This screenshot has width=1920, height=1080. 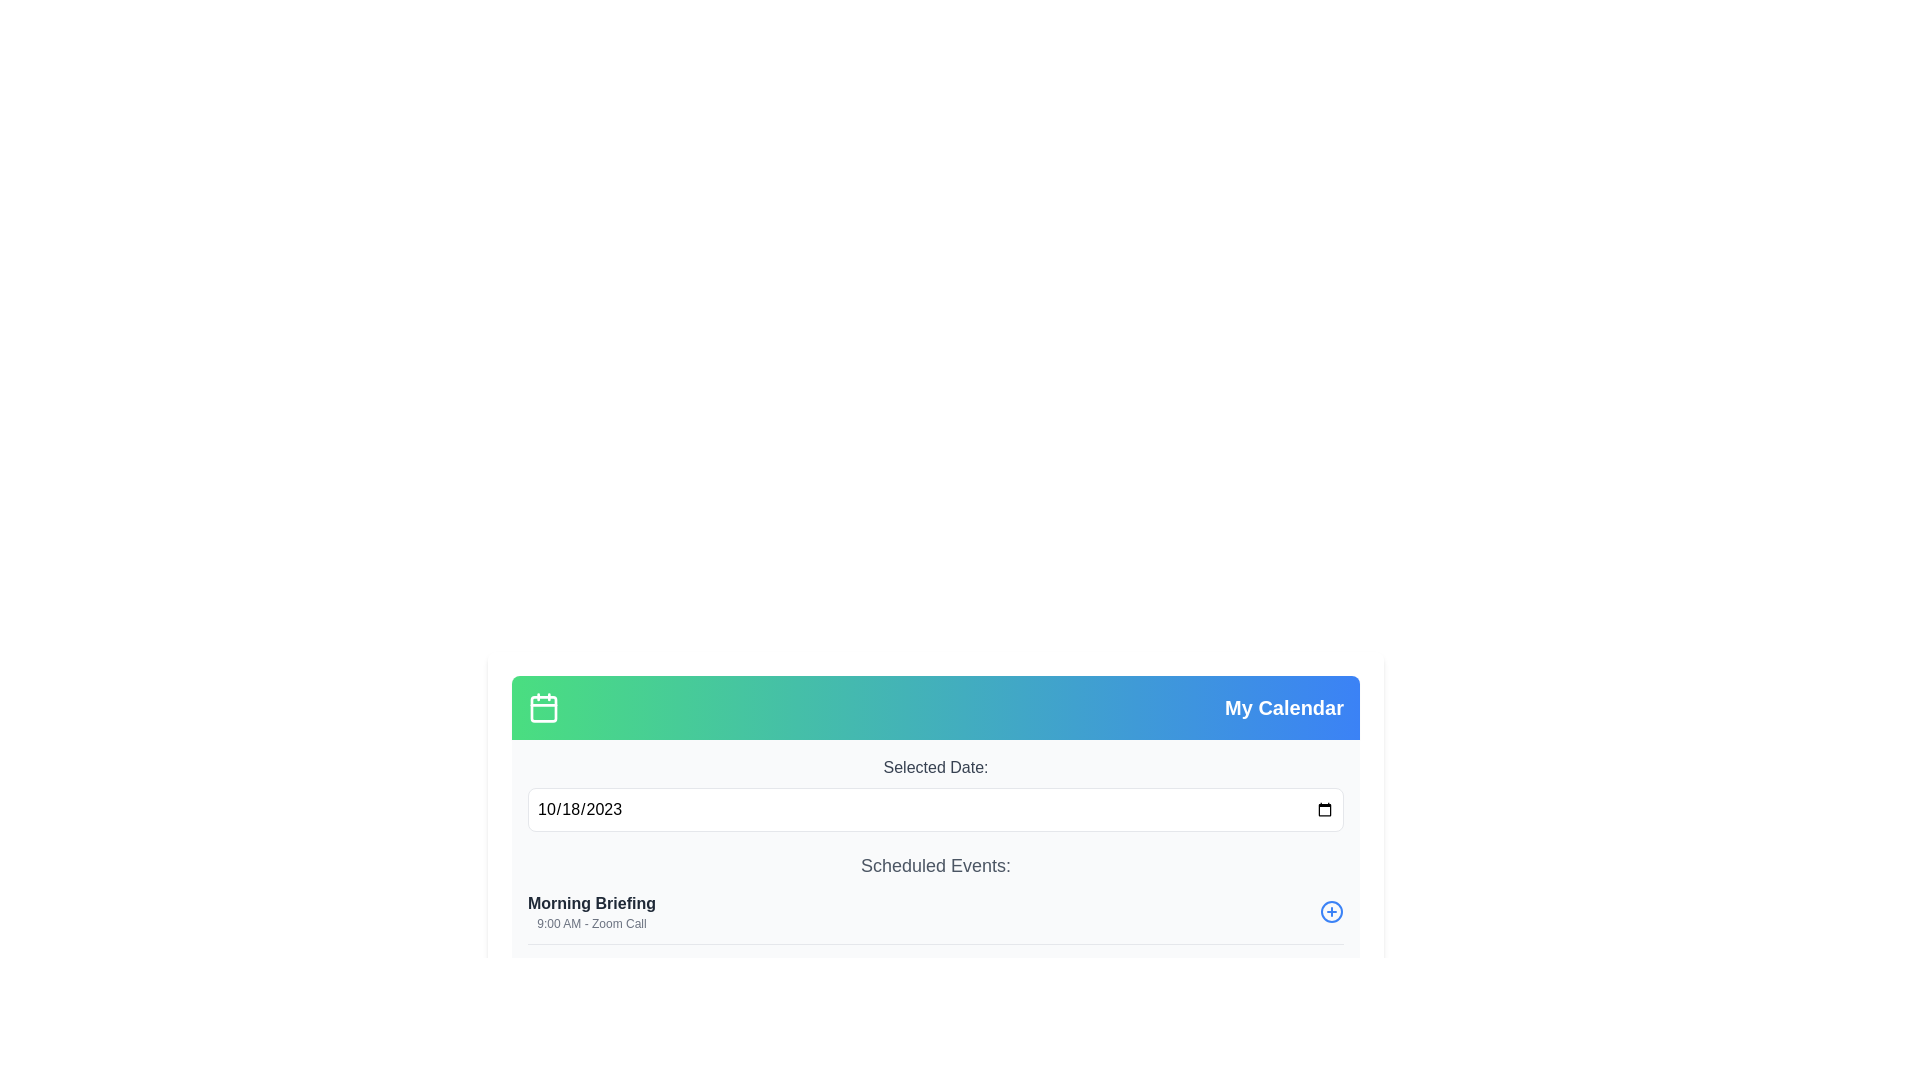 I want to click on the text label reading 'My Calendar', which is styled with a blue background and white text, located at the right-most end of the gradient header bar, so click(x=1284, y=707).